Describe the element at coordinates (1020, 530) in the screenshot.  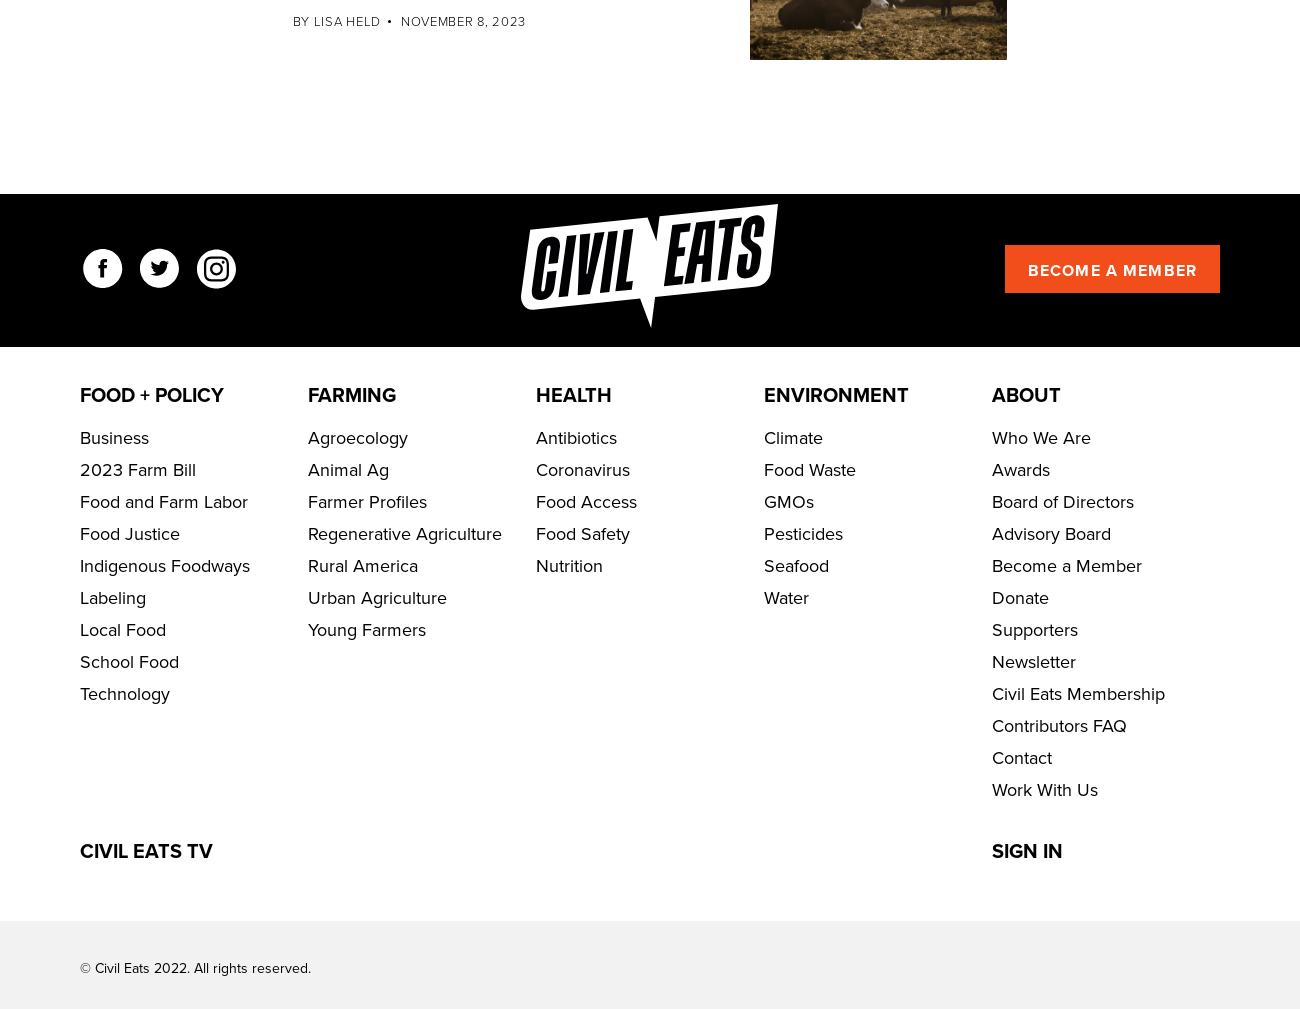
I see `'Awards'` at that location.